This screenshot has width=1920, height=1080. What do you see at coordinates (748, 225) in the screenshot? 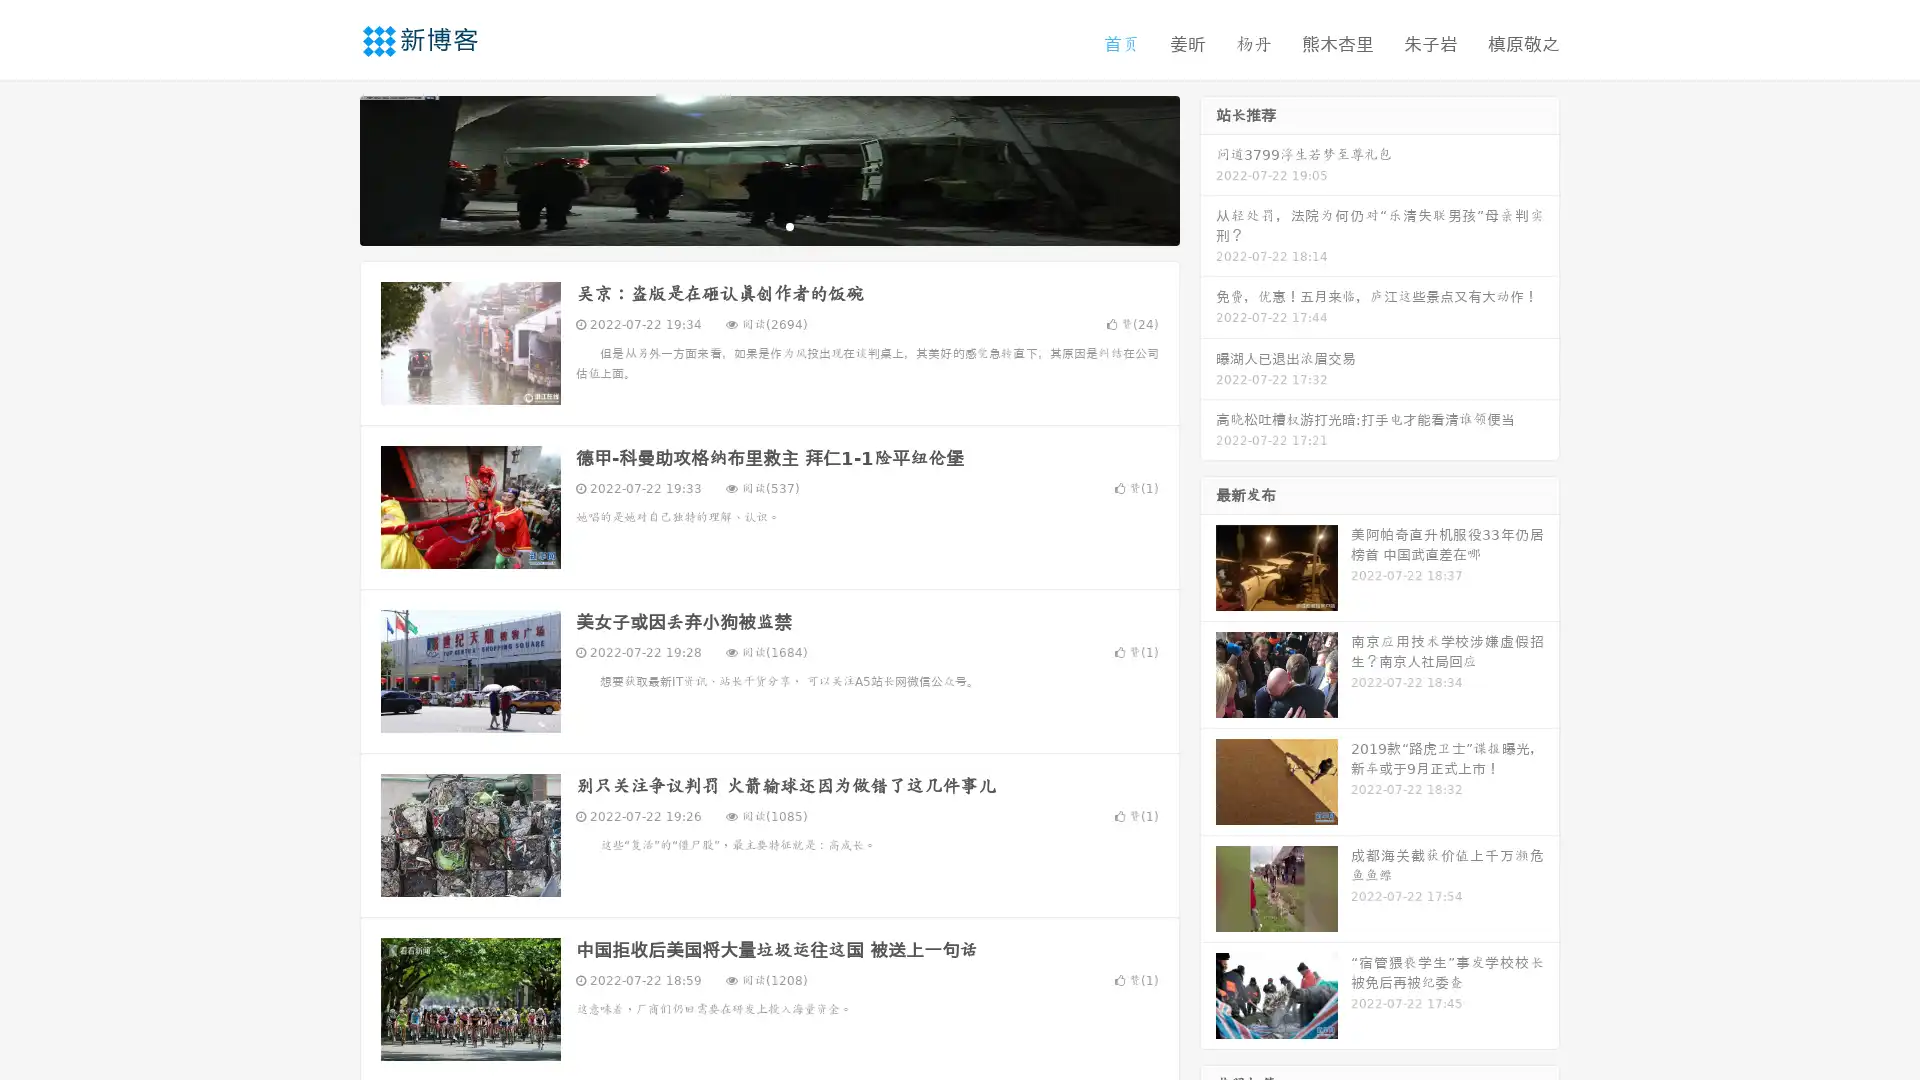
I see `Go to slide 1` at bounding box center [748, 225].